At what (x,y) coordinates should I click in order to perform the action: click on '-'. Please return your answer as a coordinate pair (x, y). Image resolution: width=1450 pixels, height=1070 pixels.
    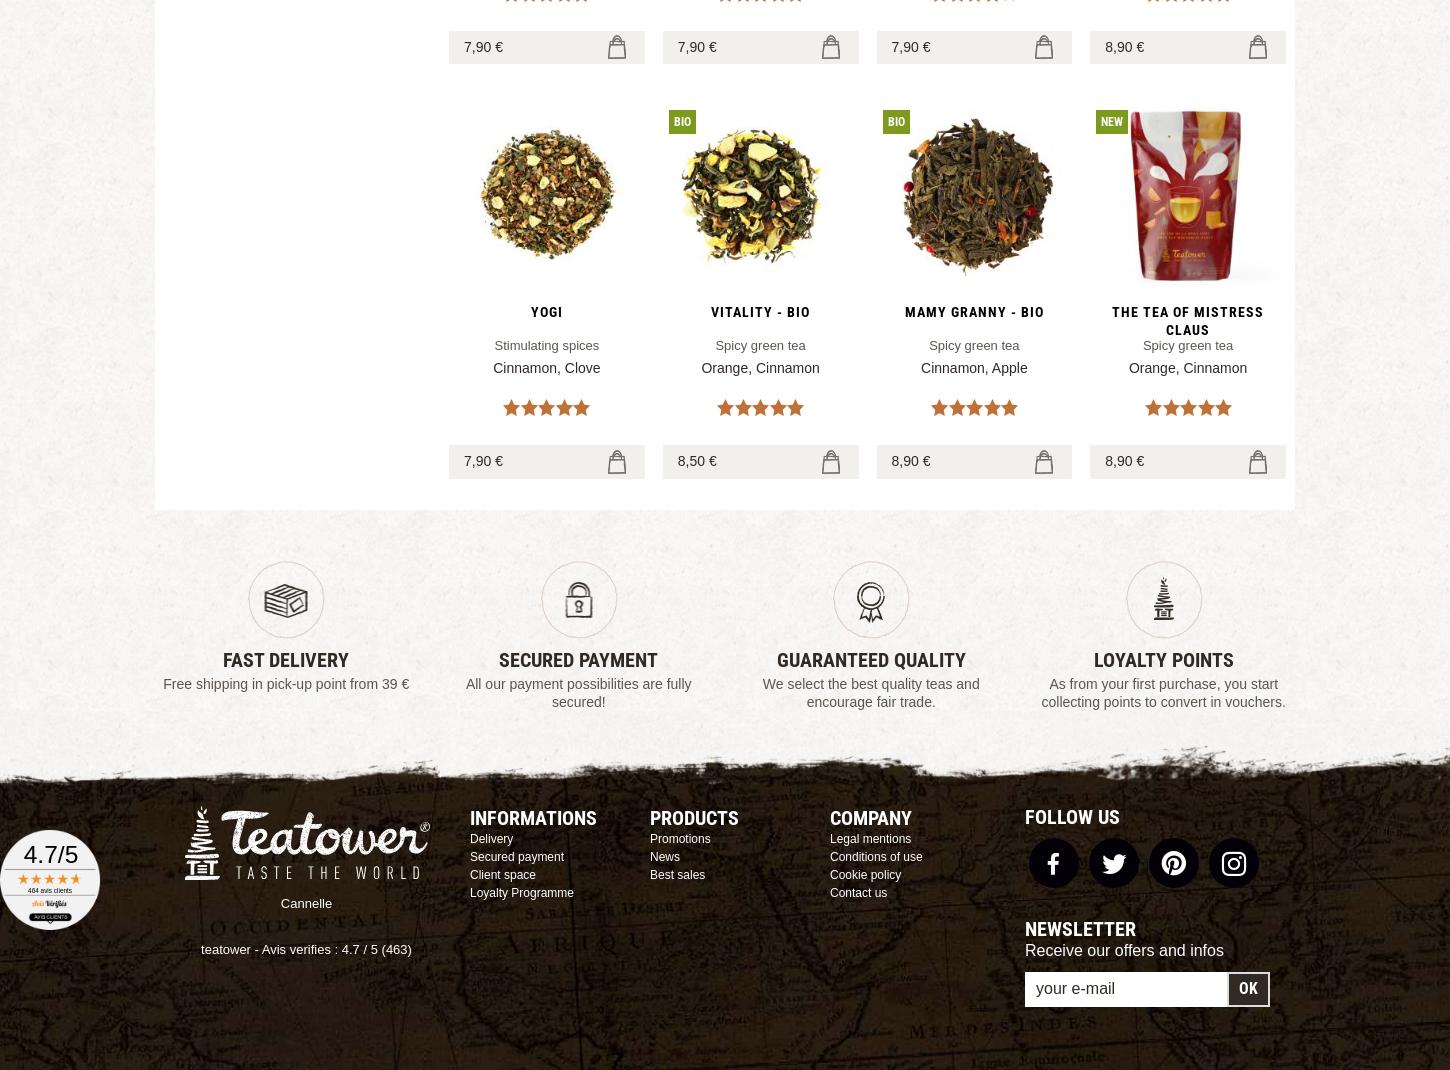
    Looking at the image, I should click on (255, 947).